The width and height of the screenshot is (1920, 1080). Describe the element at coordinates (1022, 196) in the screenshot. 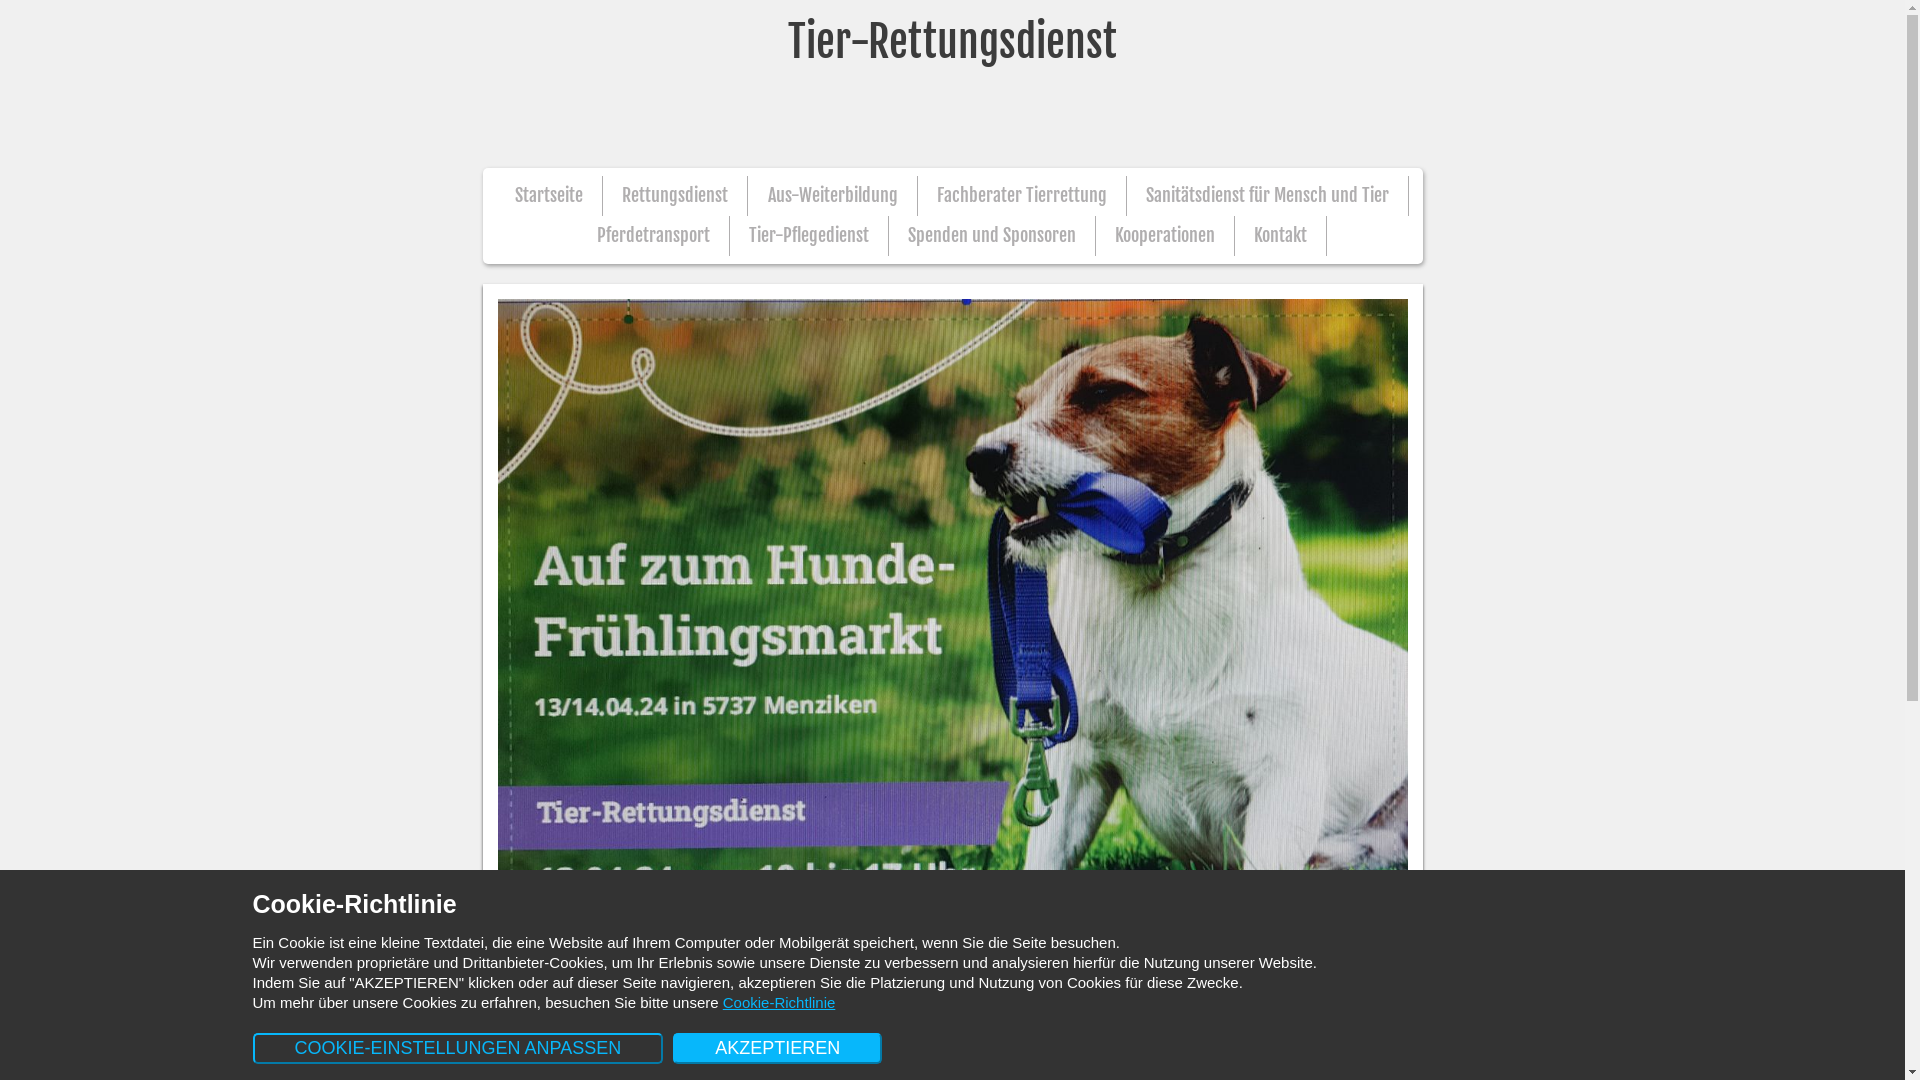

I see `'Fachberater Tierrettung'` at that location.